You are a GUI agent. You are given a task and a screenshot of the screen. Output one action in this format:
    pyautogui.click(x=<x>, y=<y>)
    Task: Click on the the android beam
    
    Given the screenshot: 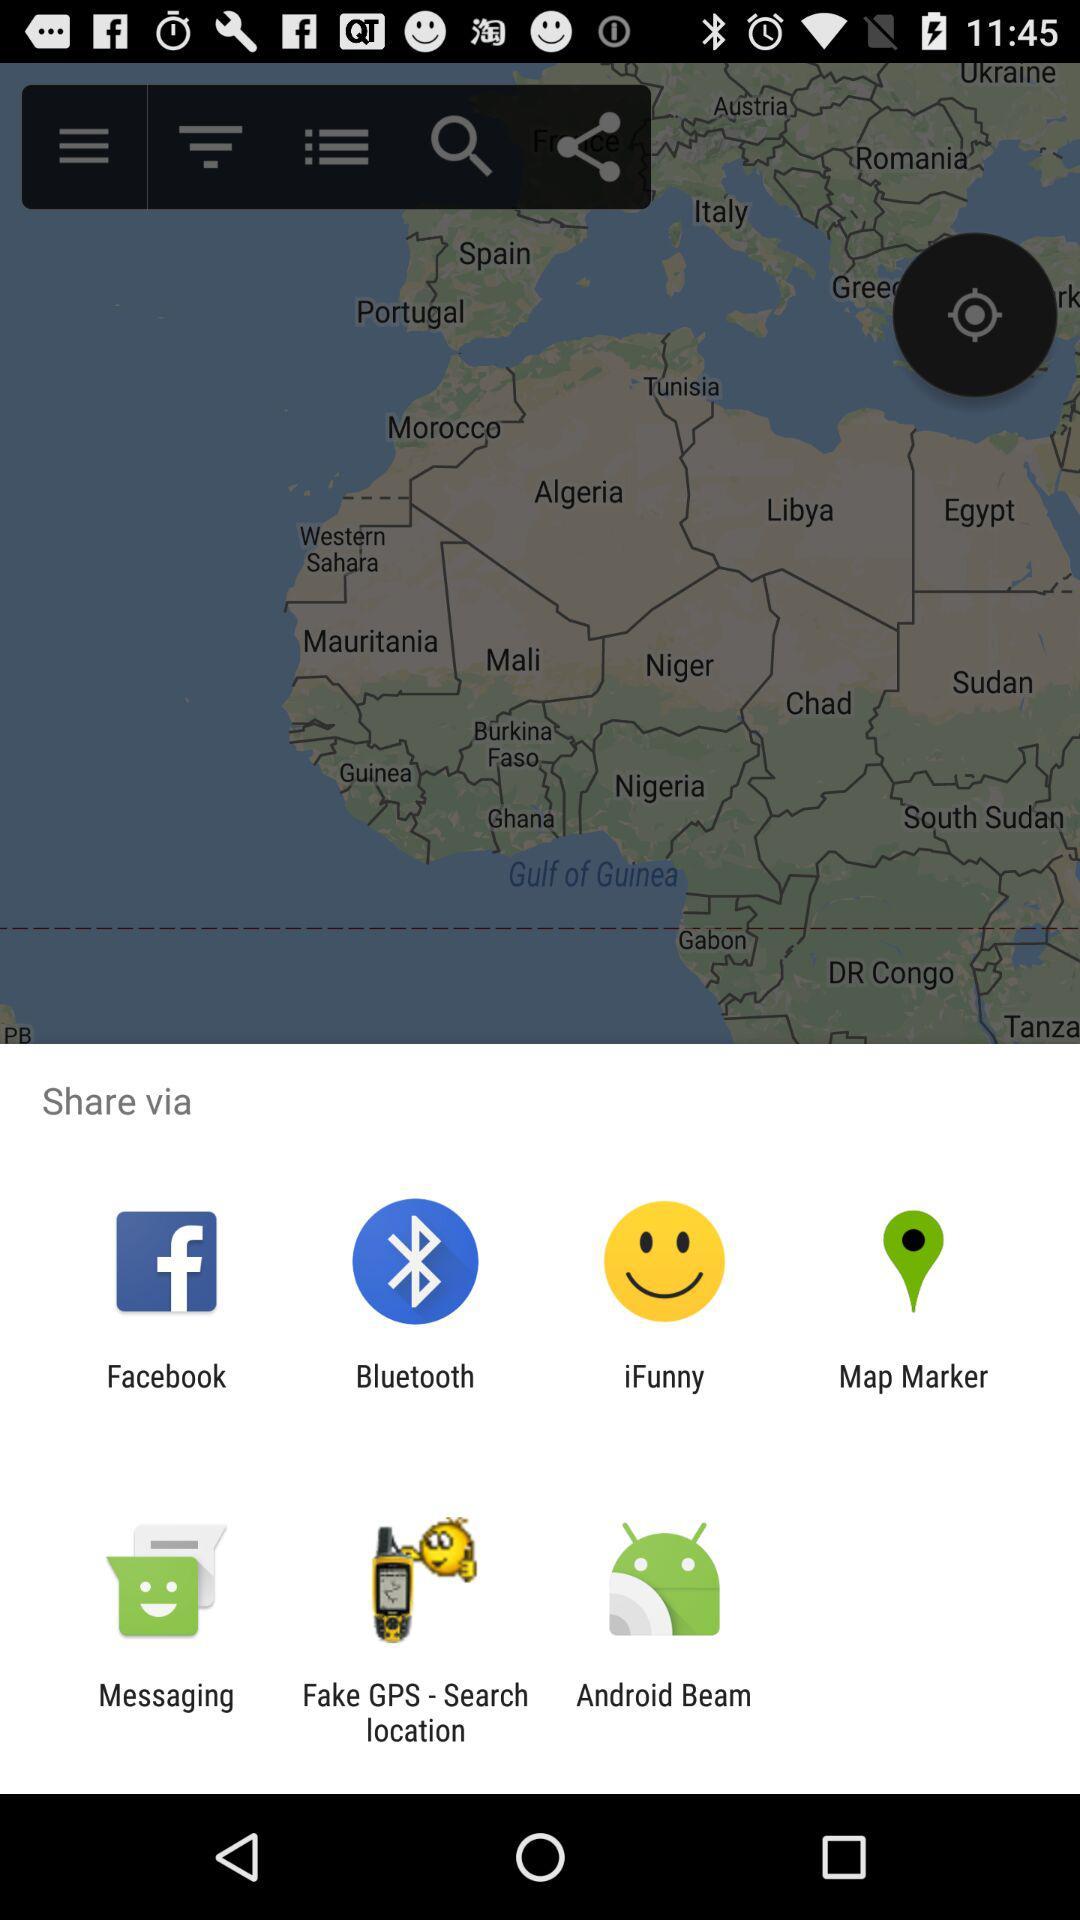 What is the action you would take?
    pyautogui.click(x=664, y=1711)
    